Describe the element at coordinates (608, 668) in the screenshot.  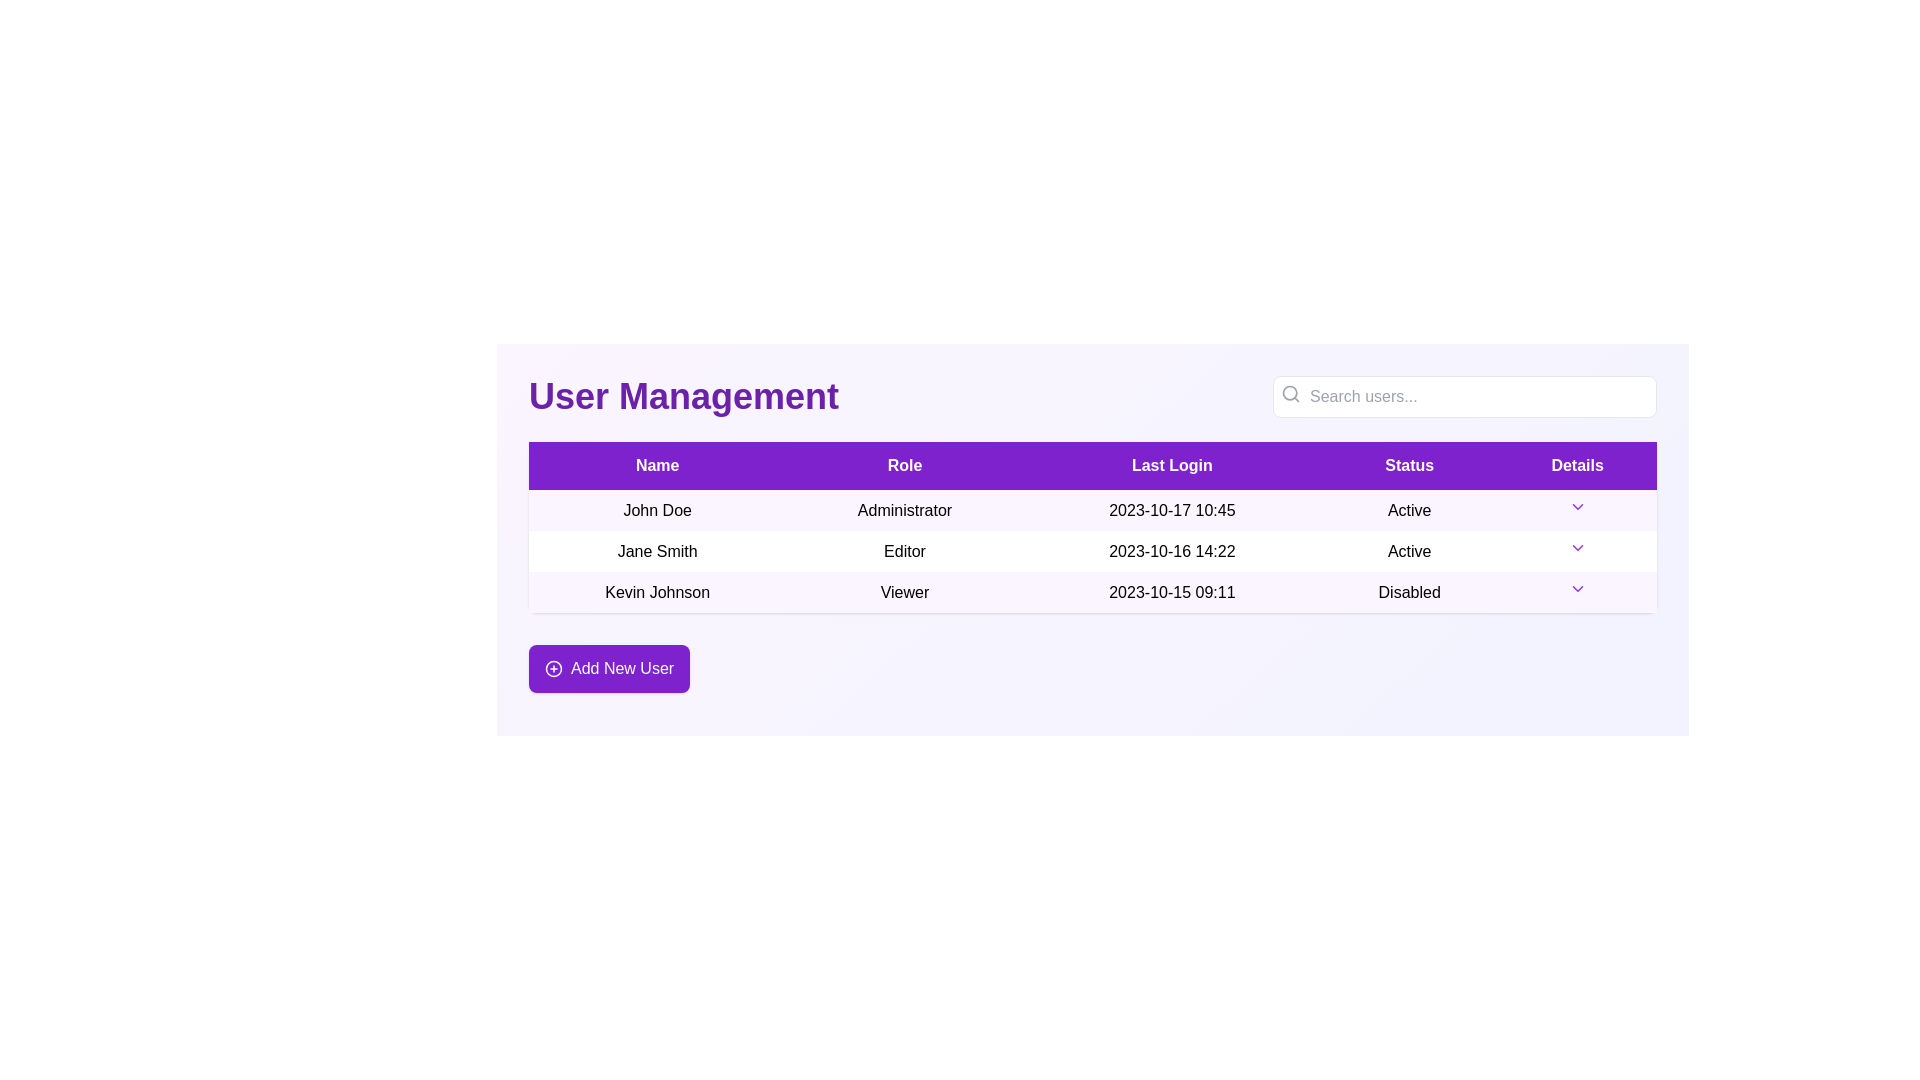
I see `the purple rectangular button with rounded edges that has the text 'Add New User' and a plus sign icon` at that location.